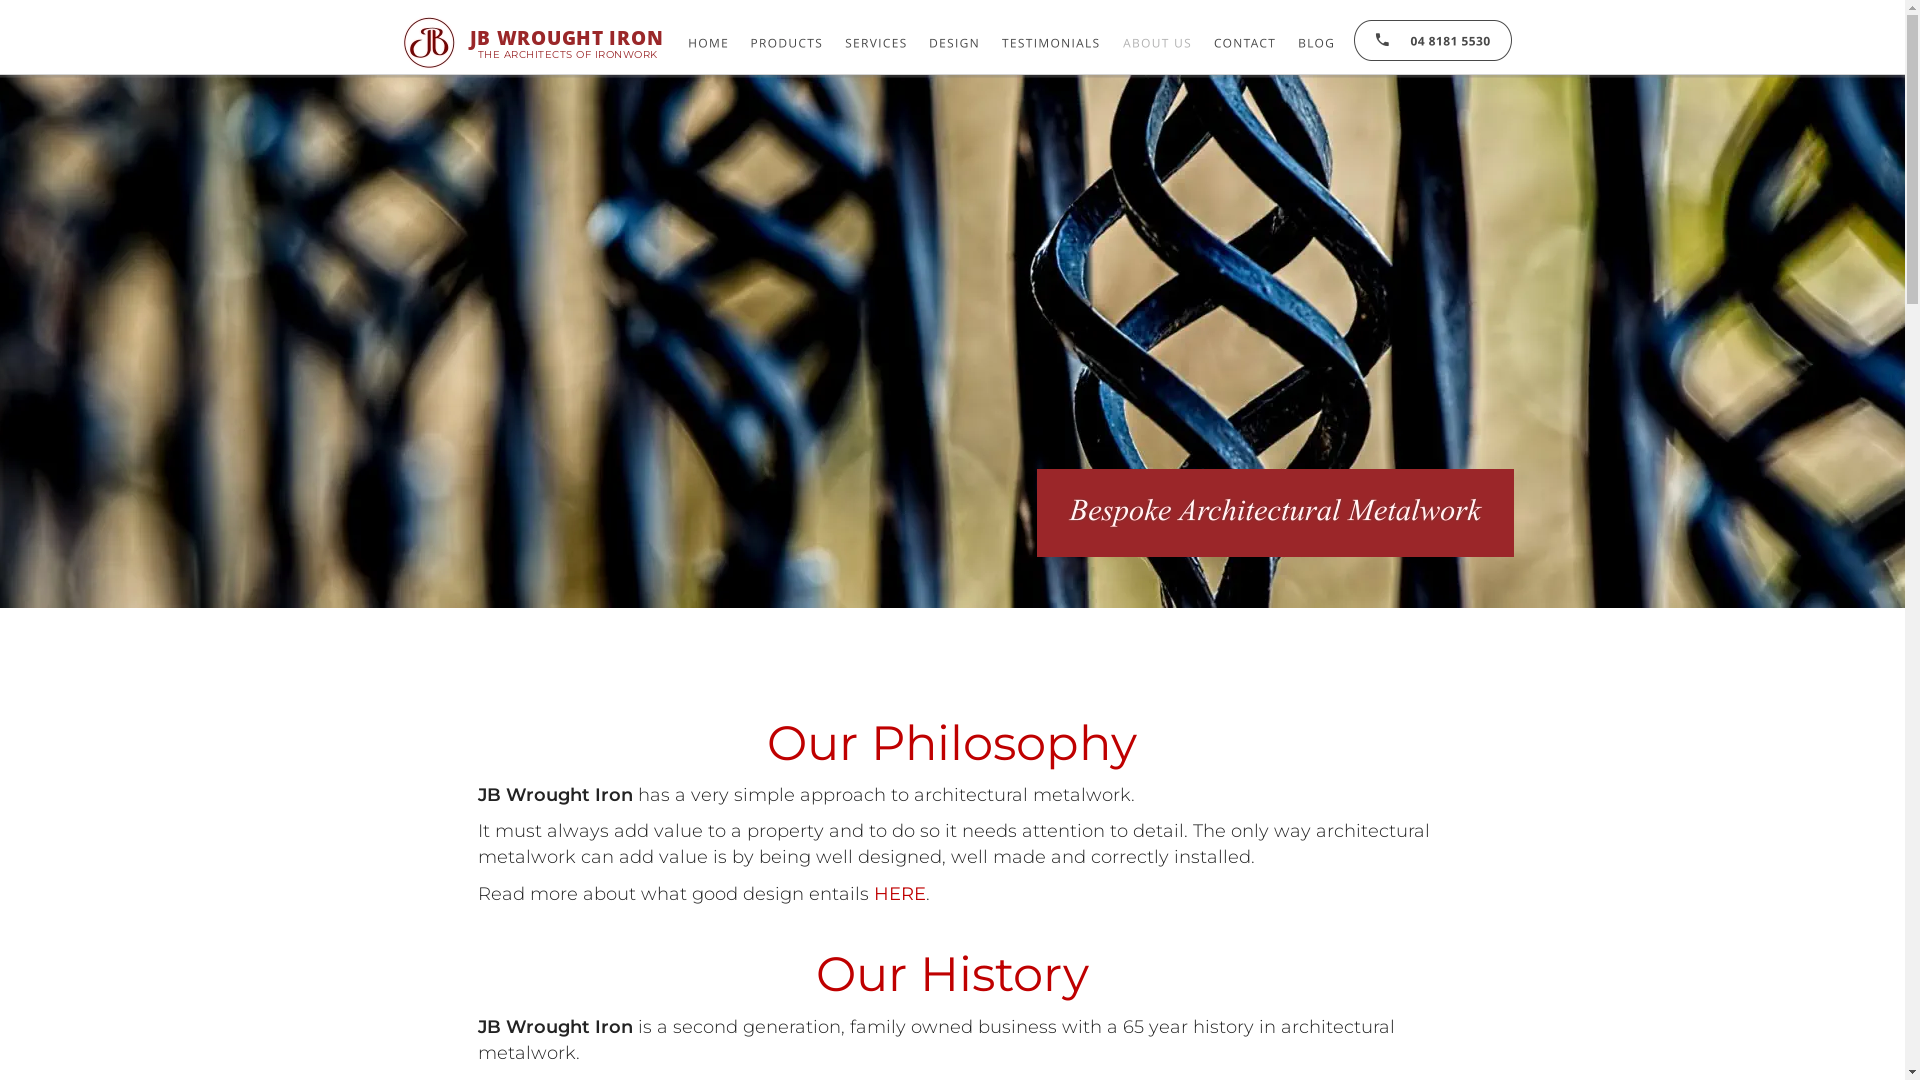 This screenshot has height=1080, width=1920. I want to click on 'JB WROUGHT IRON', so click(565, 38).